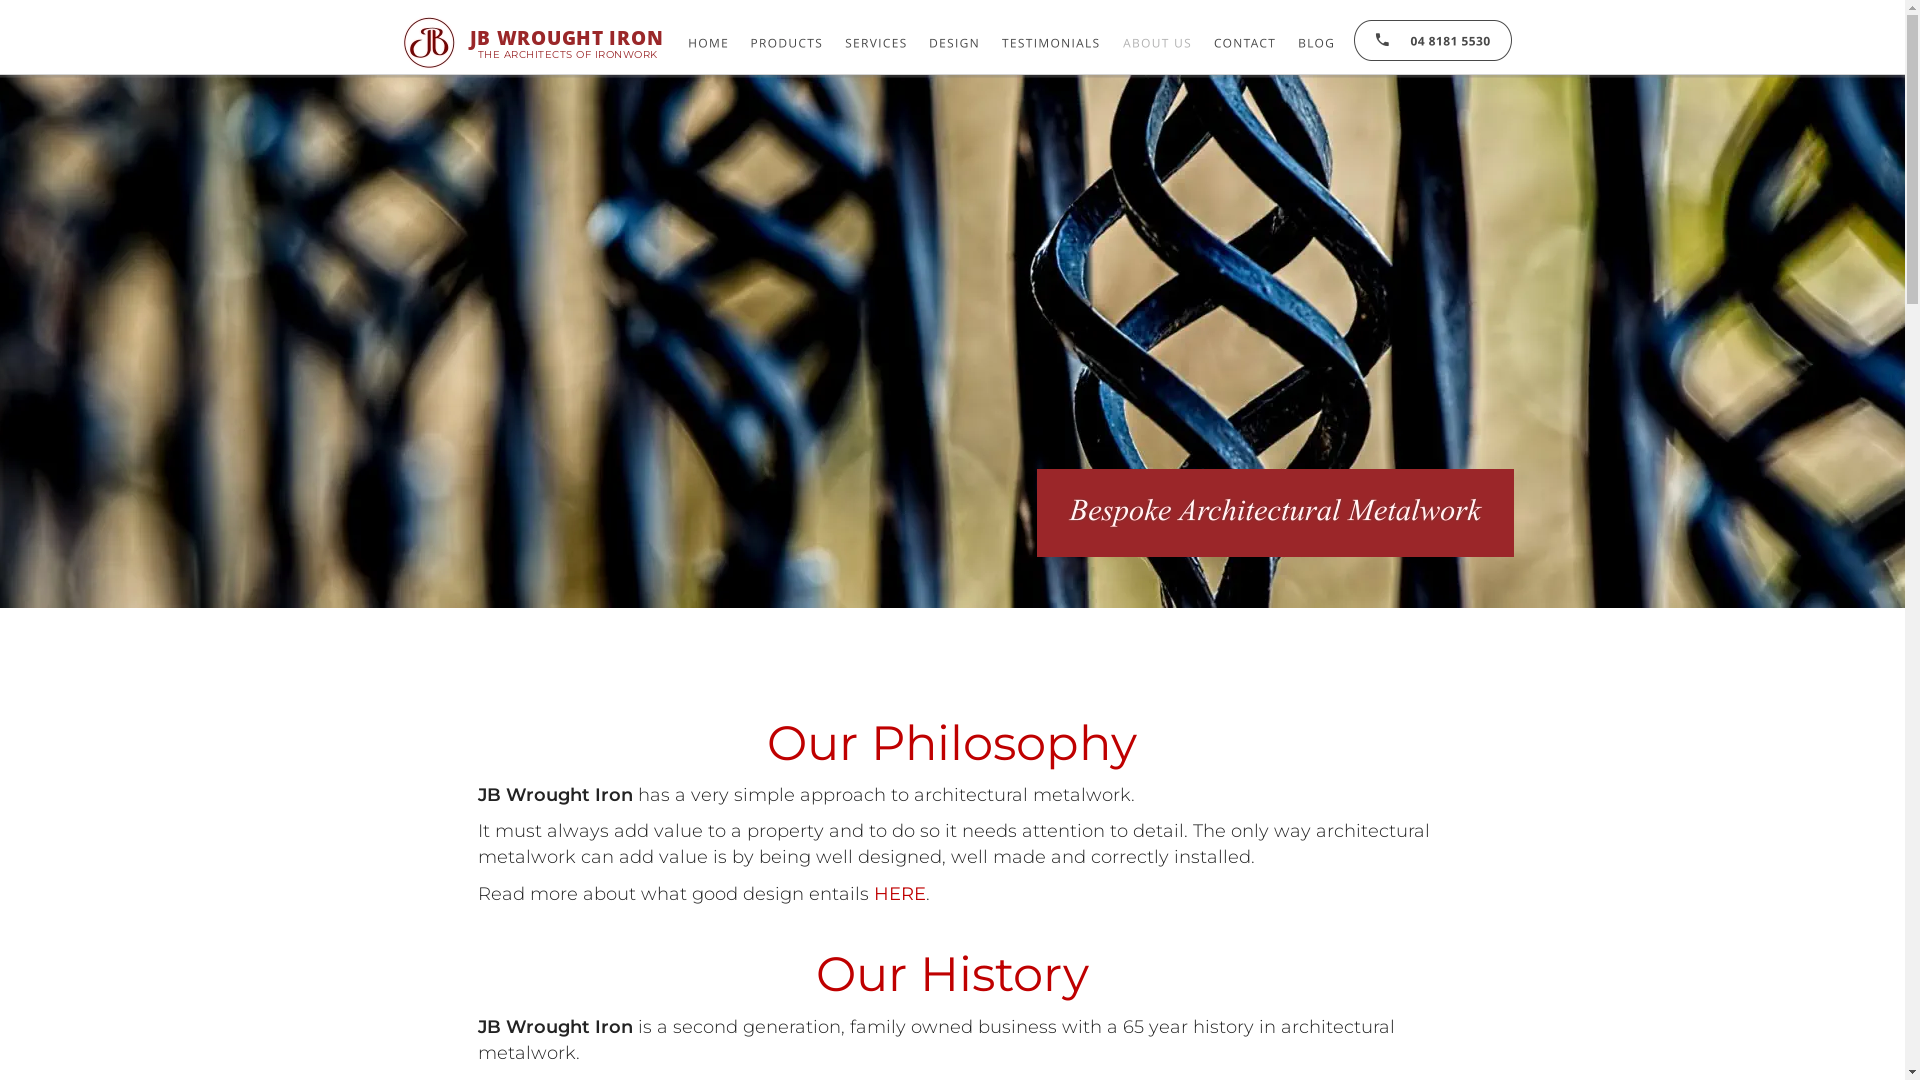 This screenshot has height=1080, width=1920. I want to click on 'JB WROUGHT IRON', so click(565, 38).